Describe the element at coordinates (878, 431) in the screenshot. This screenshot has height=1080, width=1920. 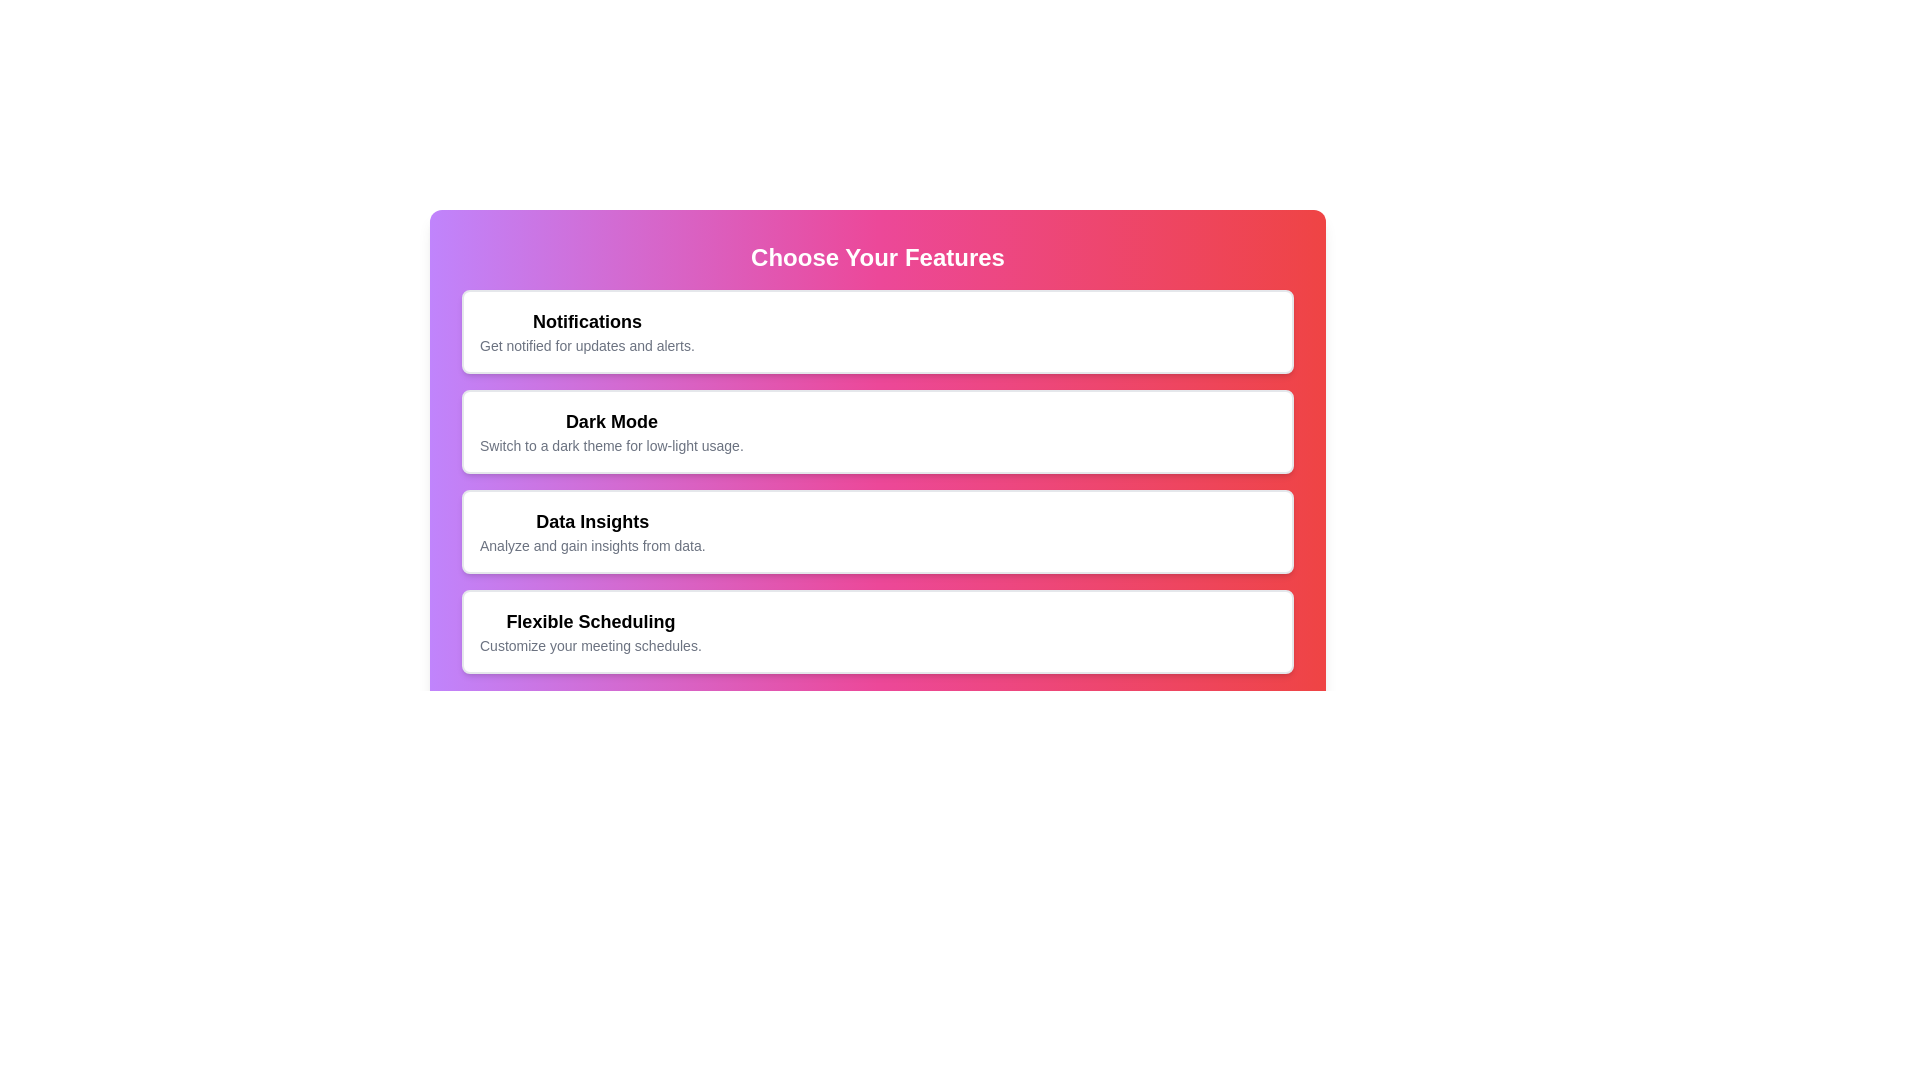
I see `the card titled 'Dark Mode' which is the second item in a stack of four cards` at that location.